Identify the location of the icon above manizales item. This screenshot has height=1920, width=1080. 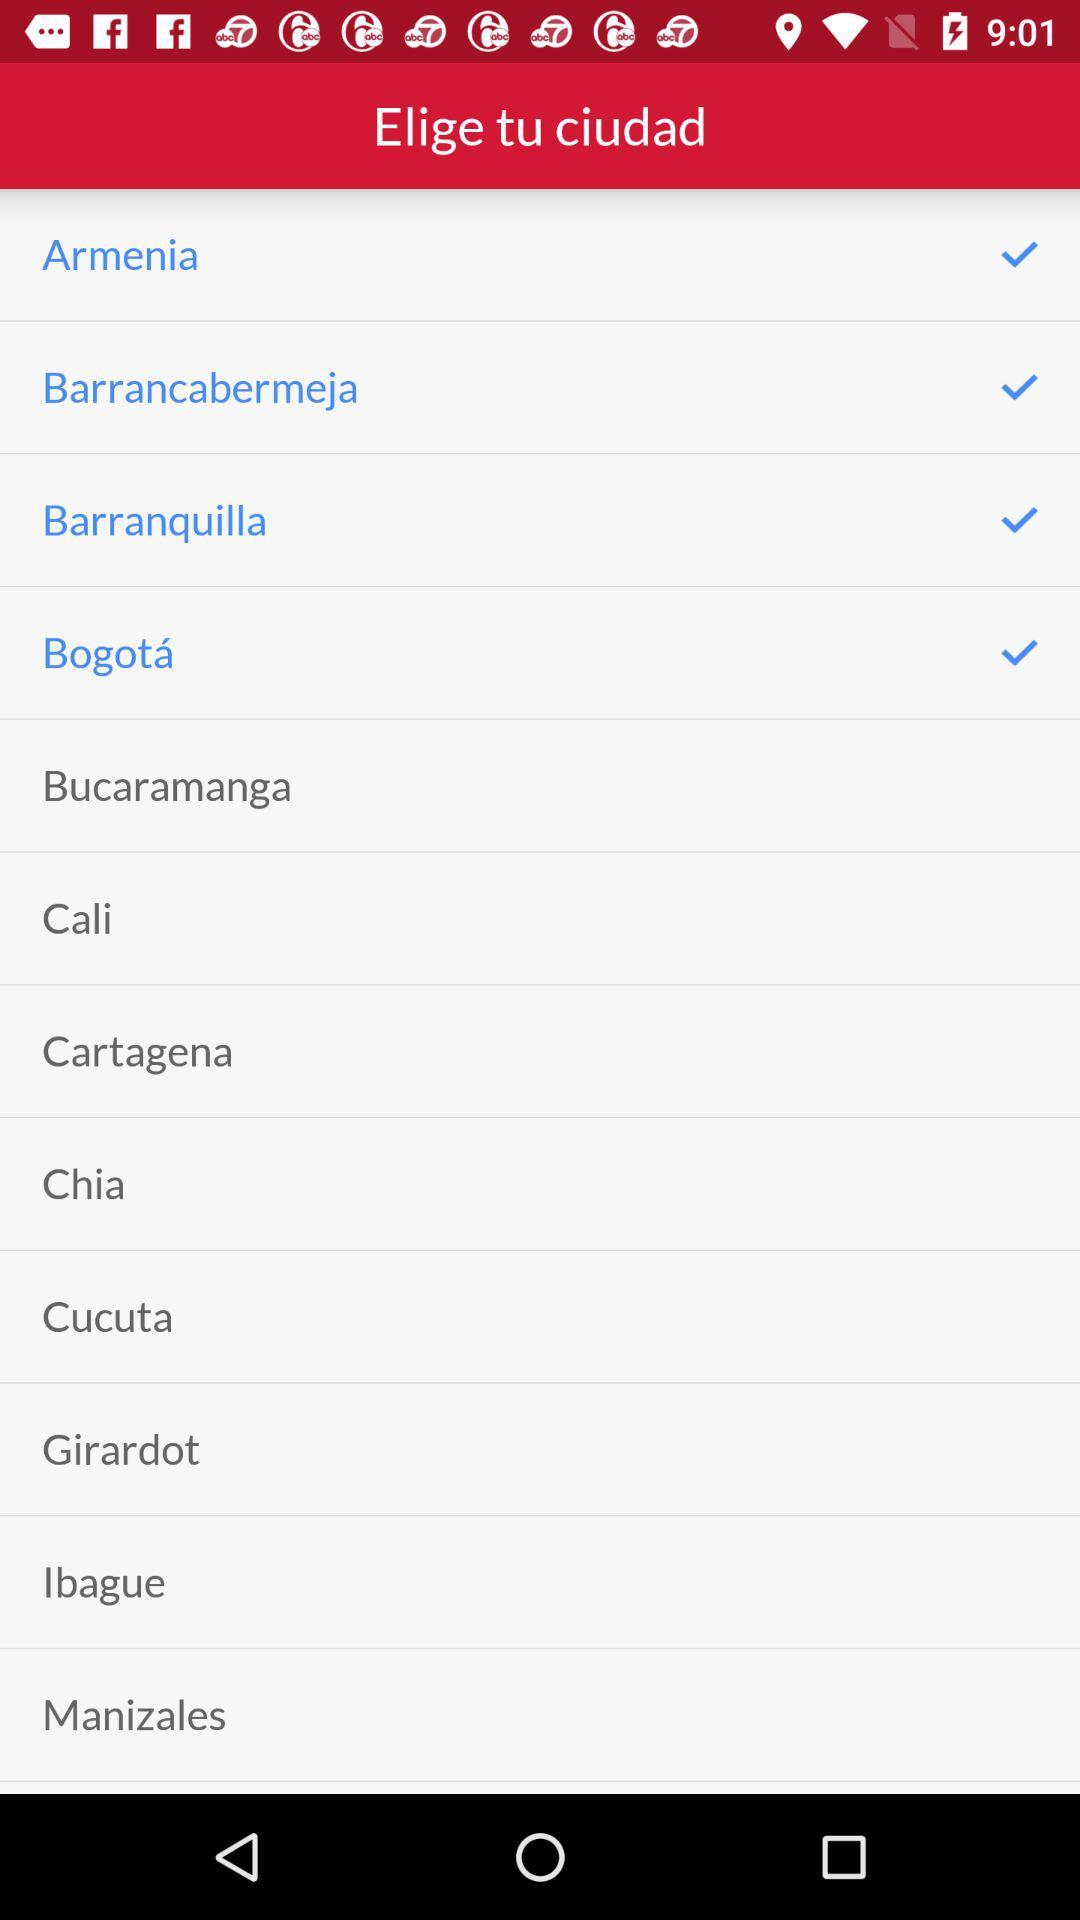
(103, 1581).